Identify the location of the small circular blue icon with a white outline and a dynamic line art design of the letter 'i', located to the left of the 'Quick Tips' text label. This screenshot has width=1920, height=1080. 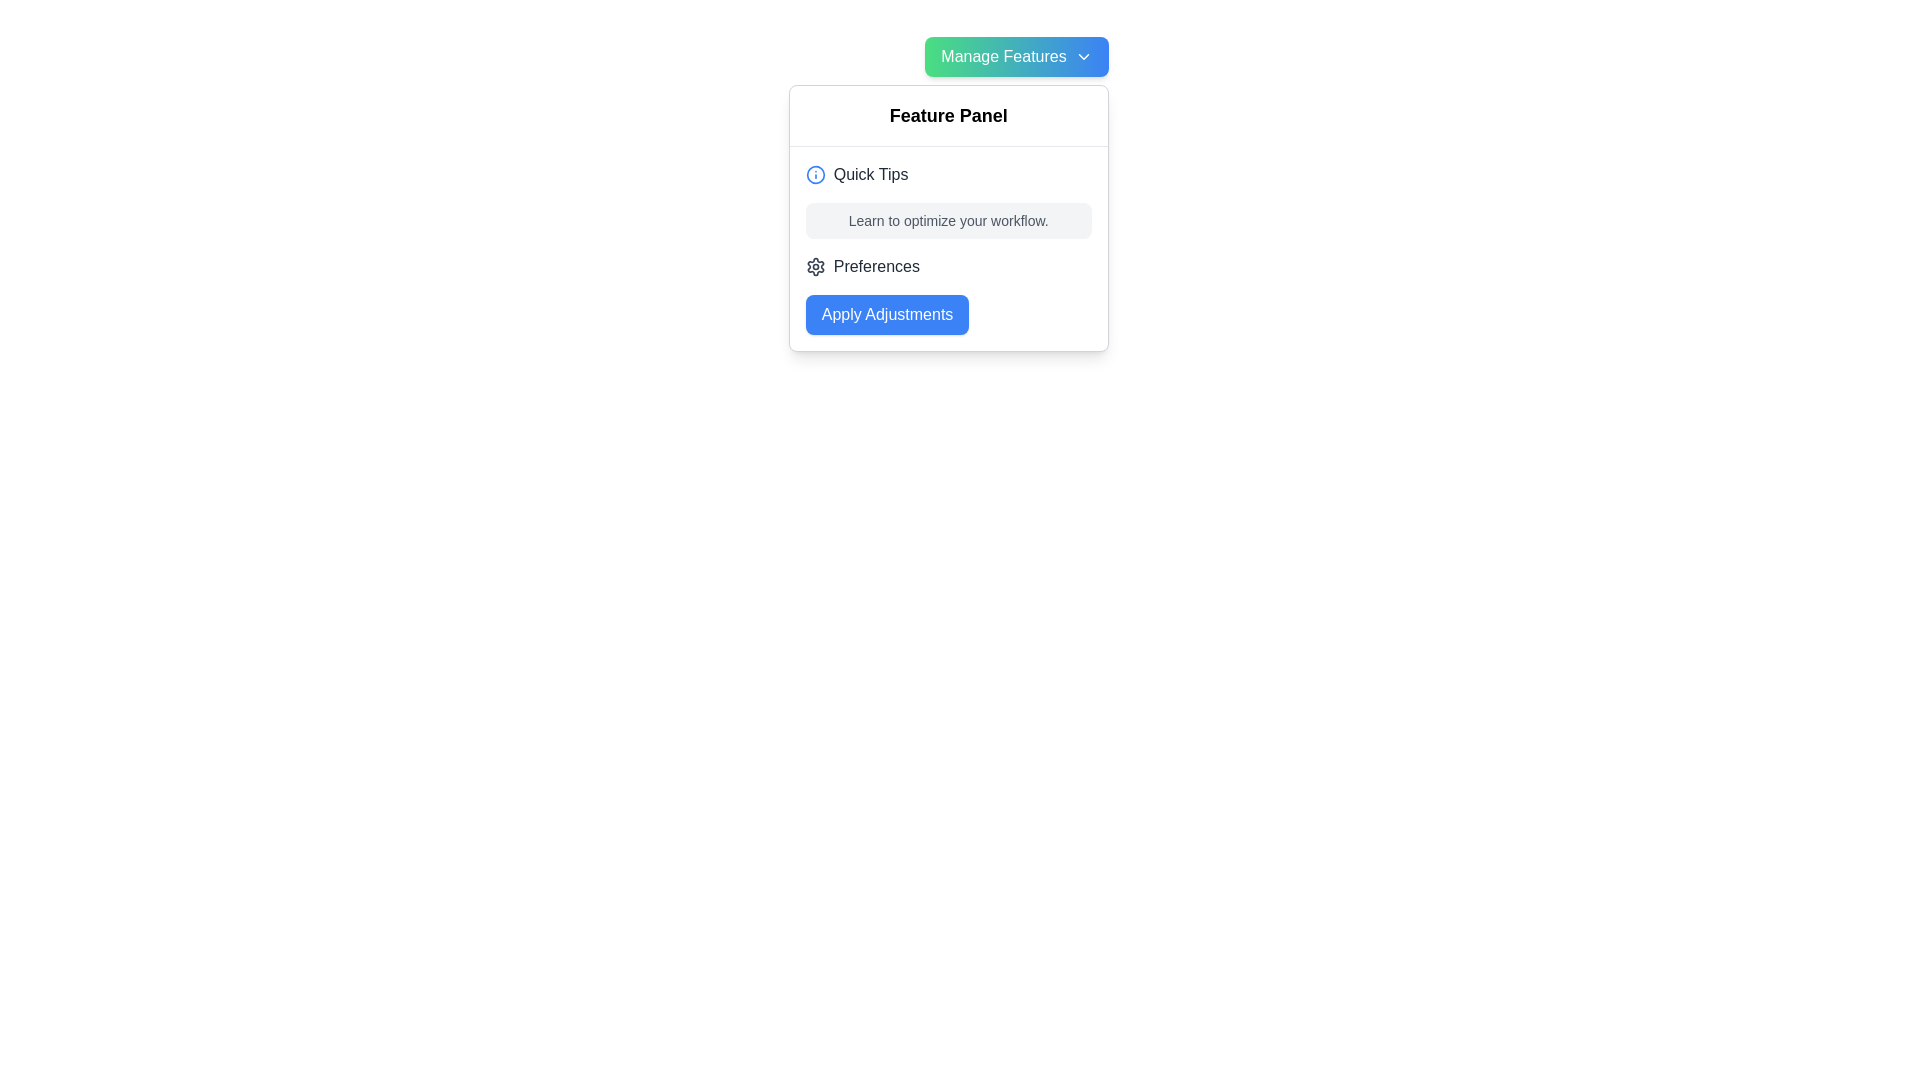
(815, 173).